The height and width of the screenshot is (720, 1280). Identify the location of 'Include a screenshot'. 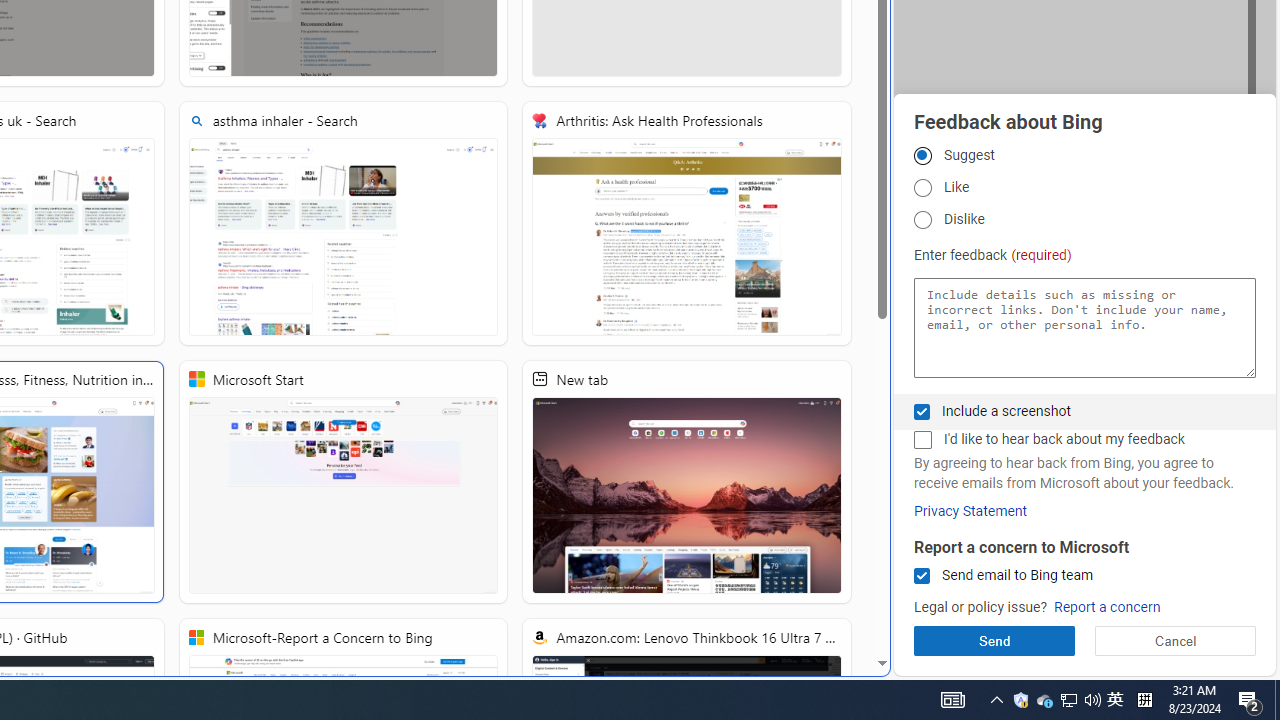
(921, 410).